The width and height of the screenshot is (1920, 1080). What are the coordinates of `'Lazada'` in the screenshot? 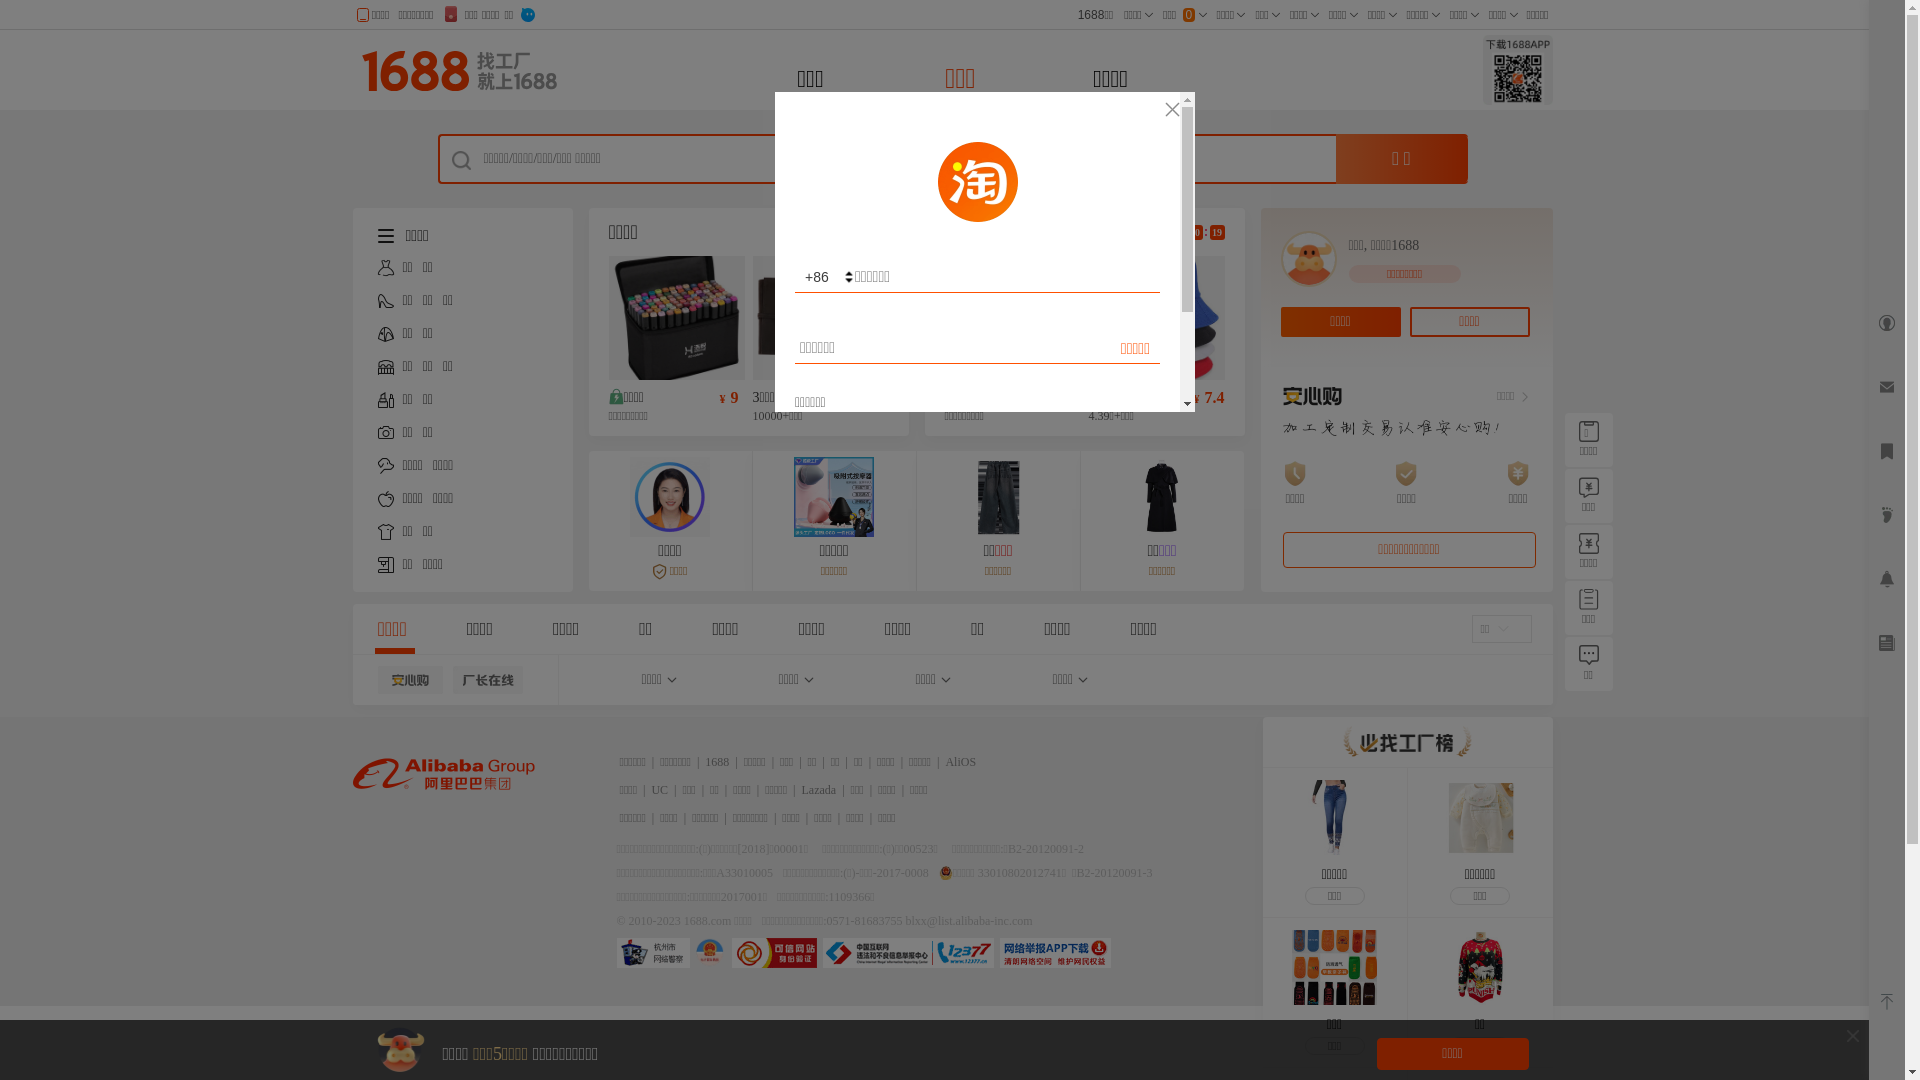 It's located at (819, 789).